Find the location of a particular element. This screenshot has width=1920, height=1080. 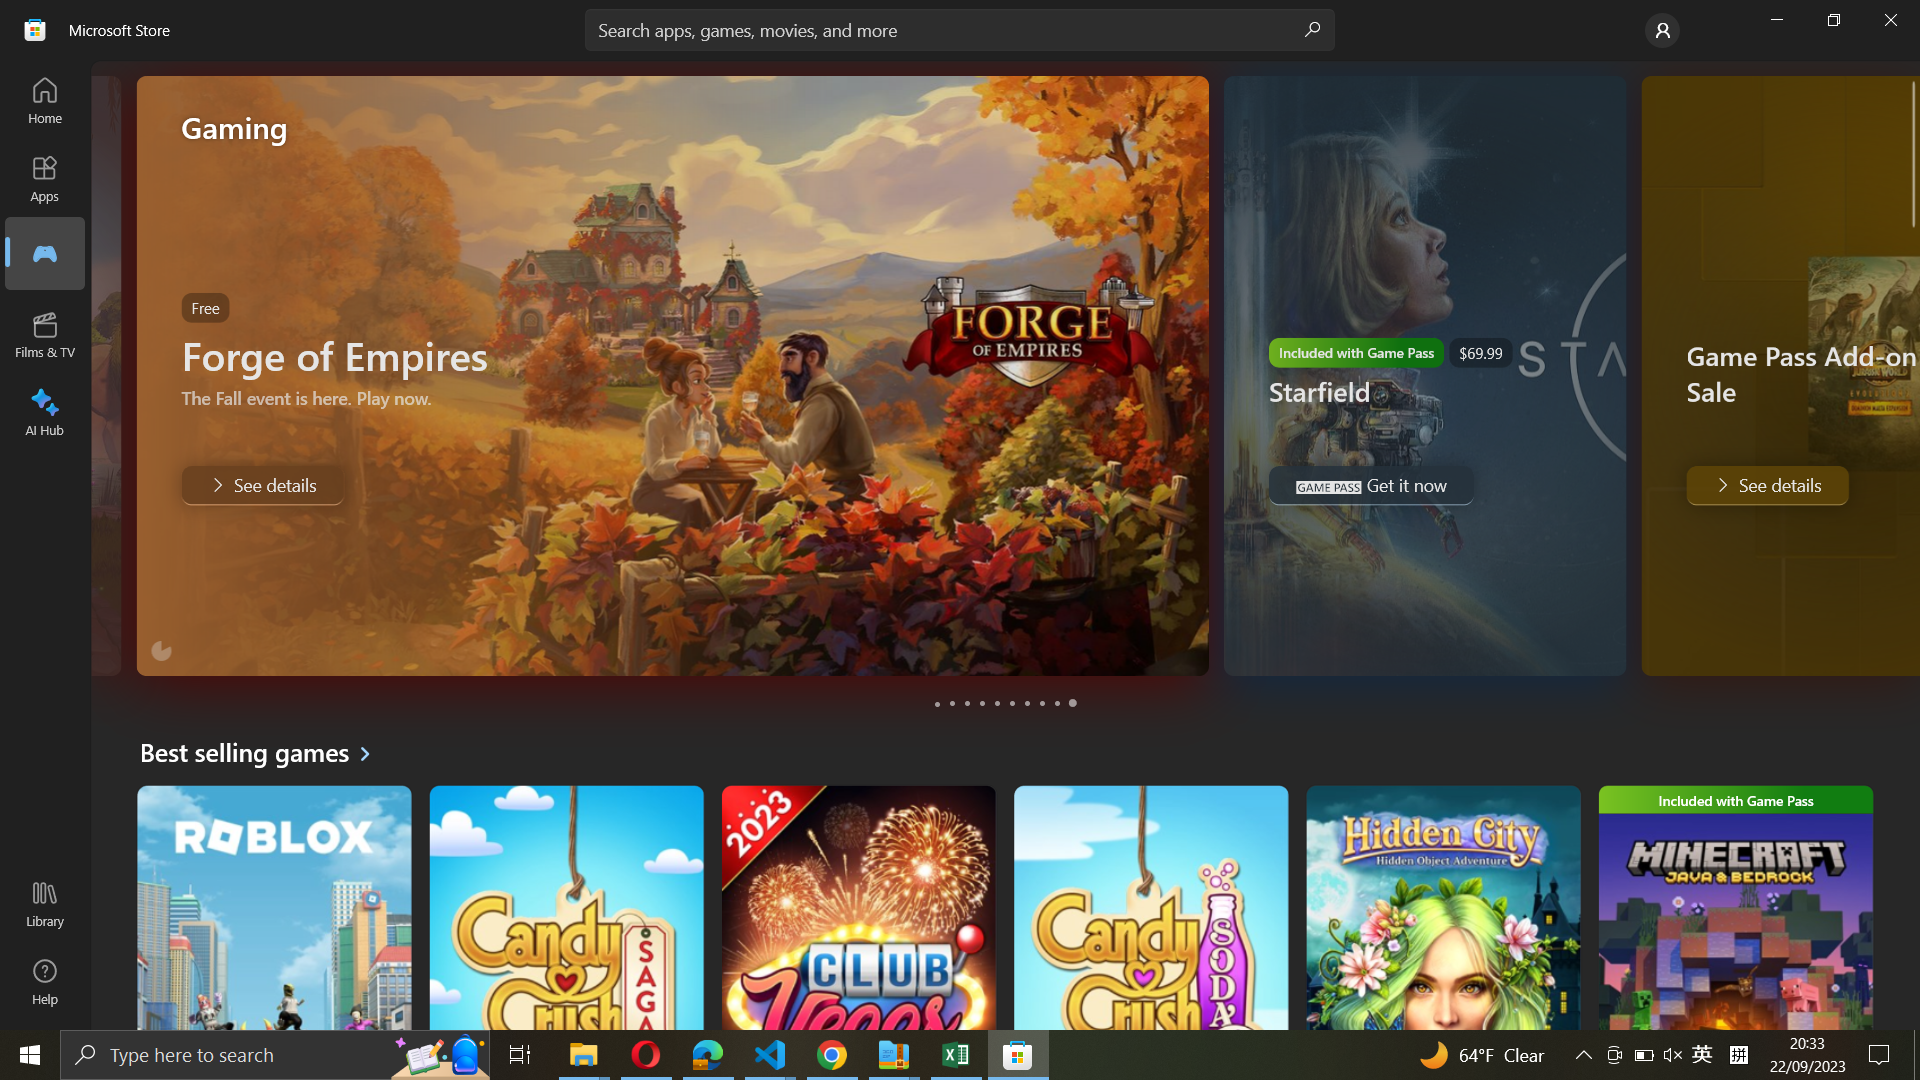

the AI Hub option is located at coordinates (46, 408).